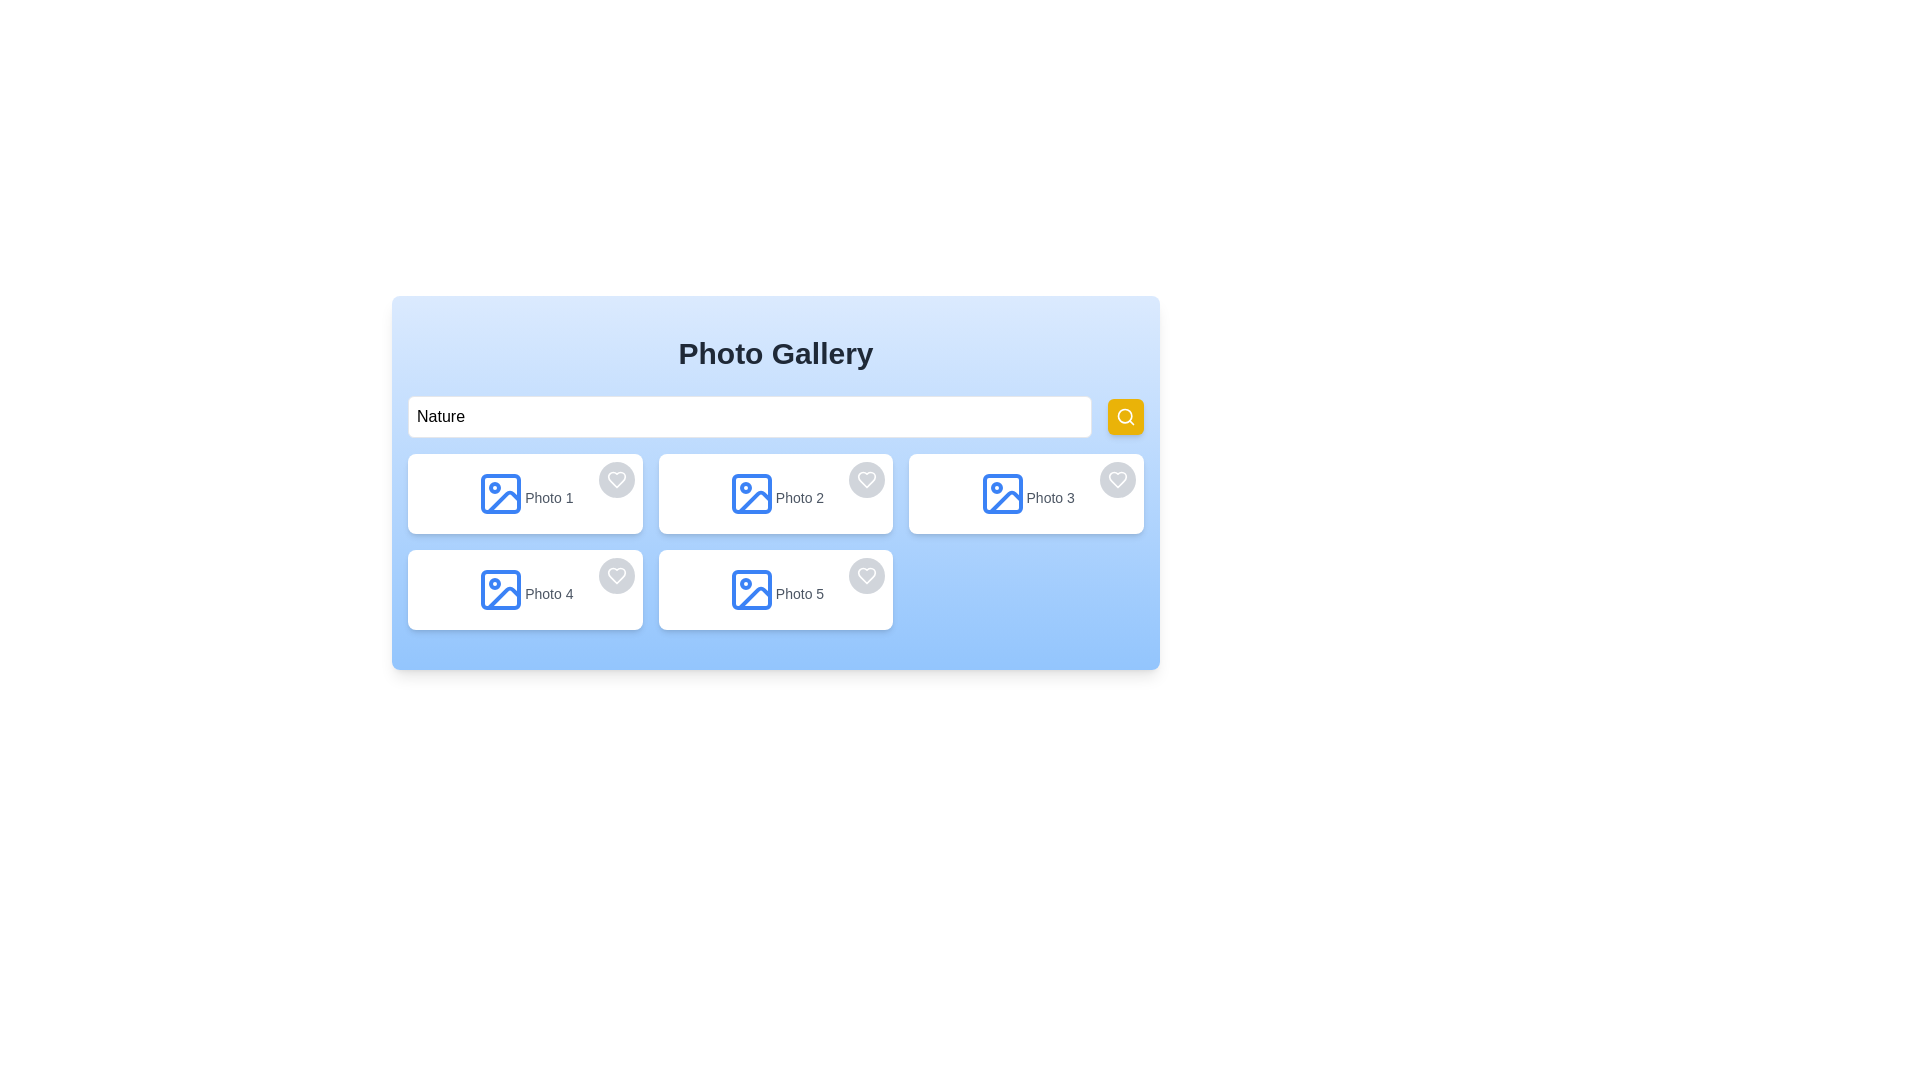  I want to click on the image icon representing 'Photo 1', which is a rounded rectangle with a line drawing of a mountain and a circle filled with blue color, located in the top-left corner of the grid layout, so click(501, 493).